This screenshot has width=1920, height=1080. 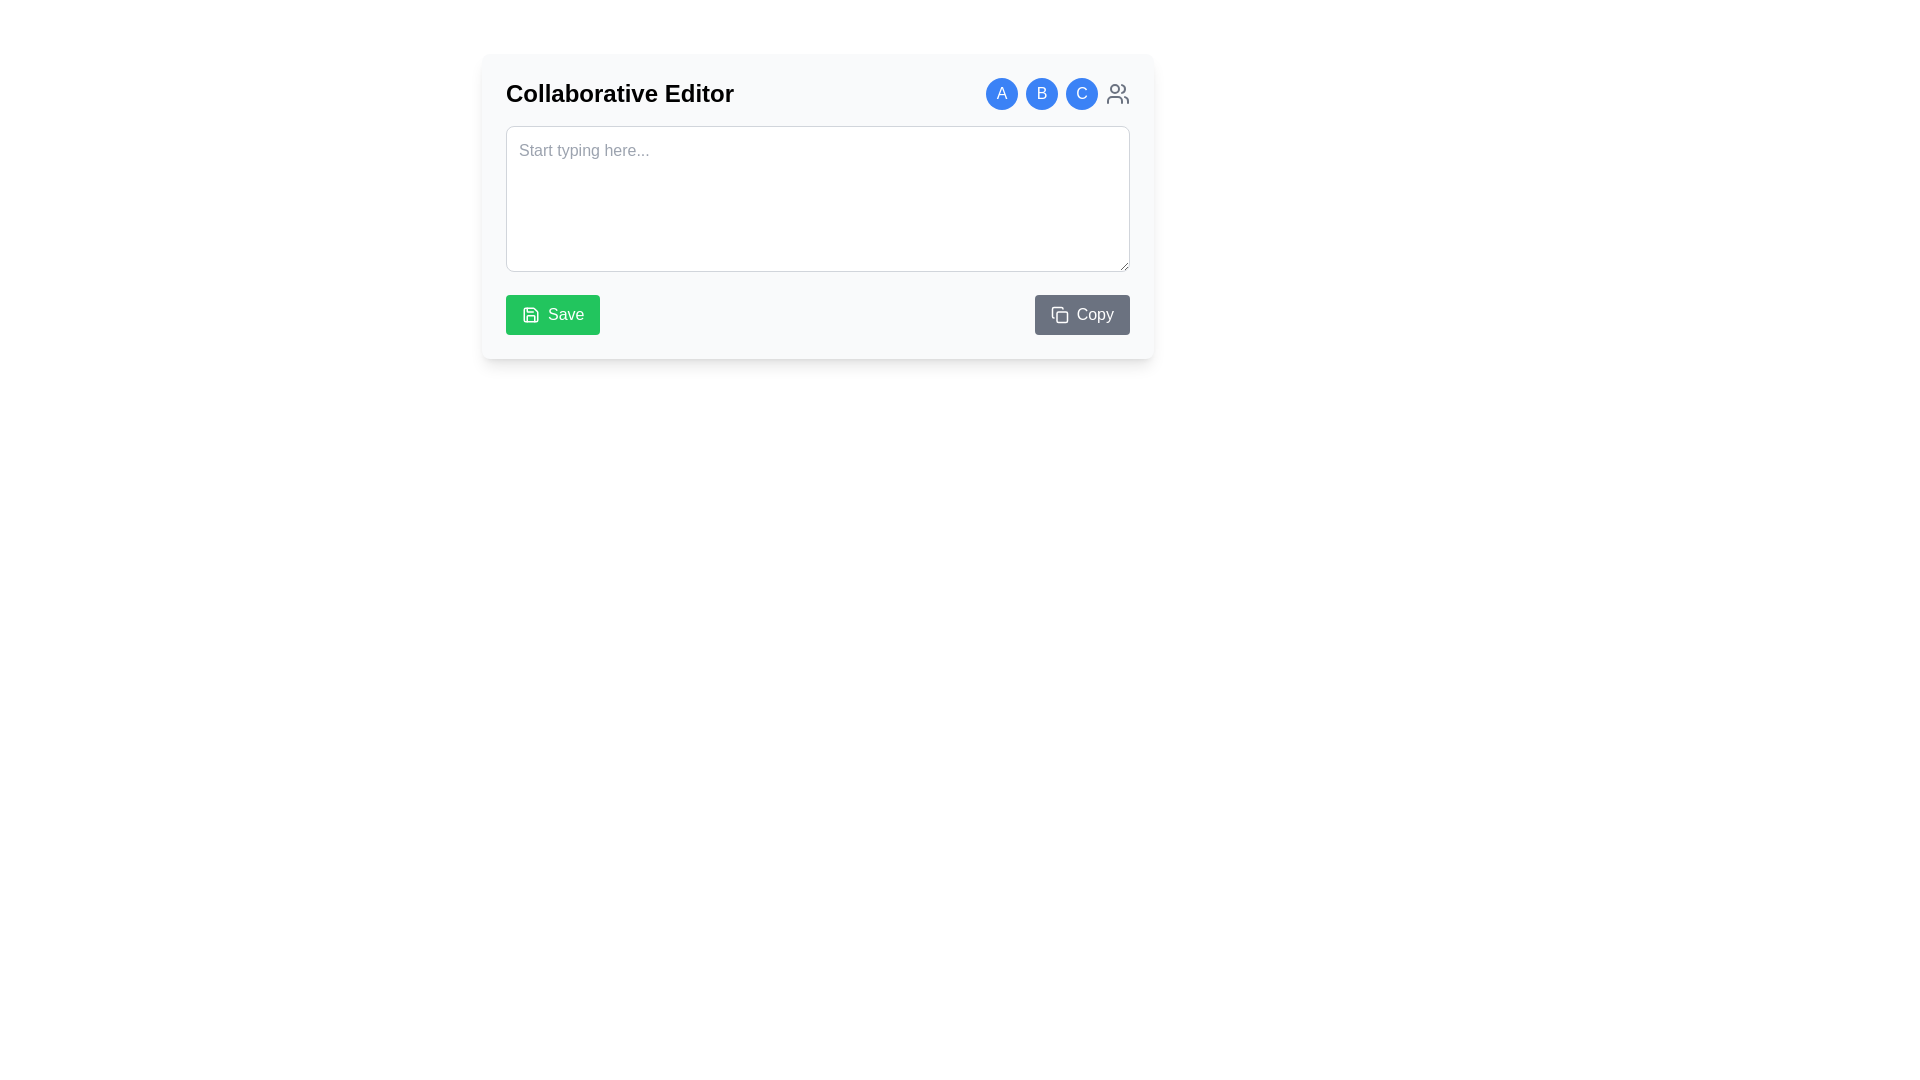 I want to click on the save icon located at the bottom left corner of the 'Collaborative Editor' card, so click(x=531, y=315).